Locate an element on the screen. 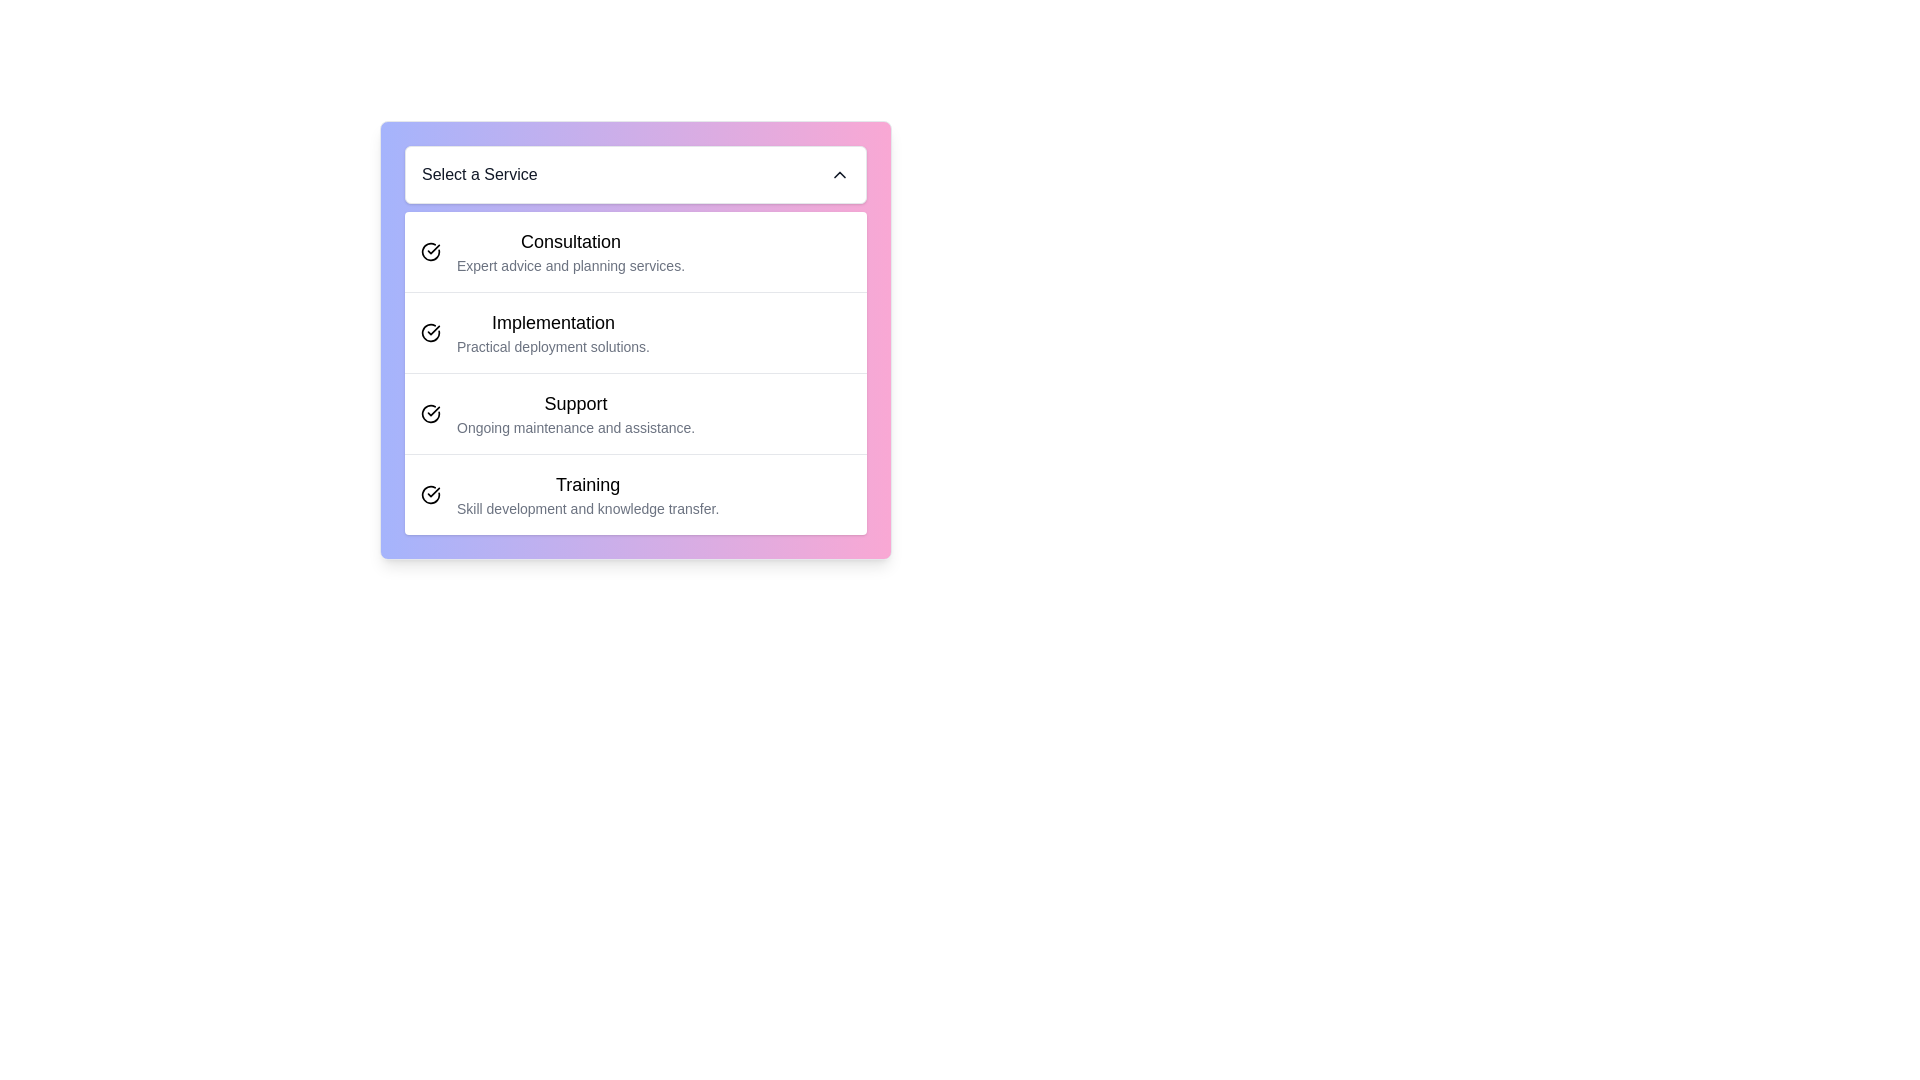 This screenshot has height=1080, width=1920. the circular icon with a checkmark inside, which is positioned to the left of the 'Support' text label in the menu list is located at coordinates (430, 412).